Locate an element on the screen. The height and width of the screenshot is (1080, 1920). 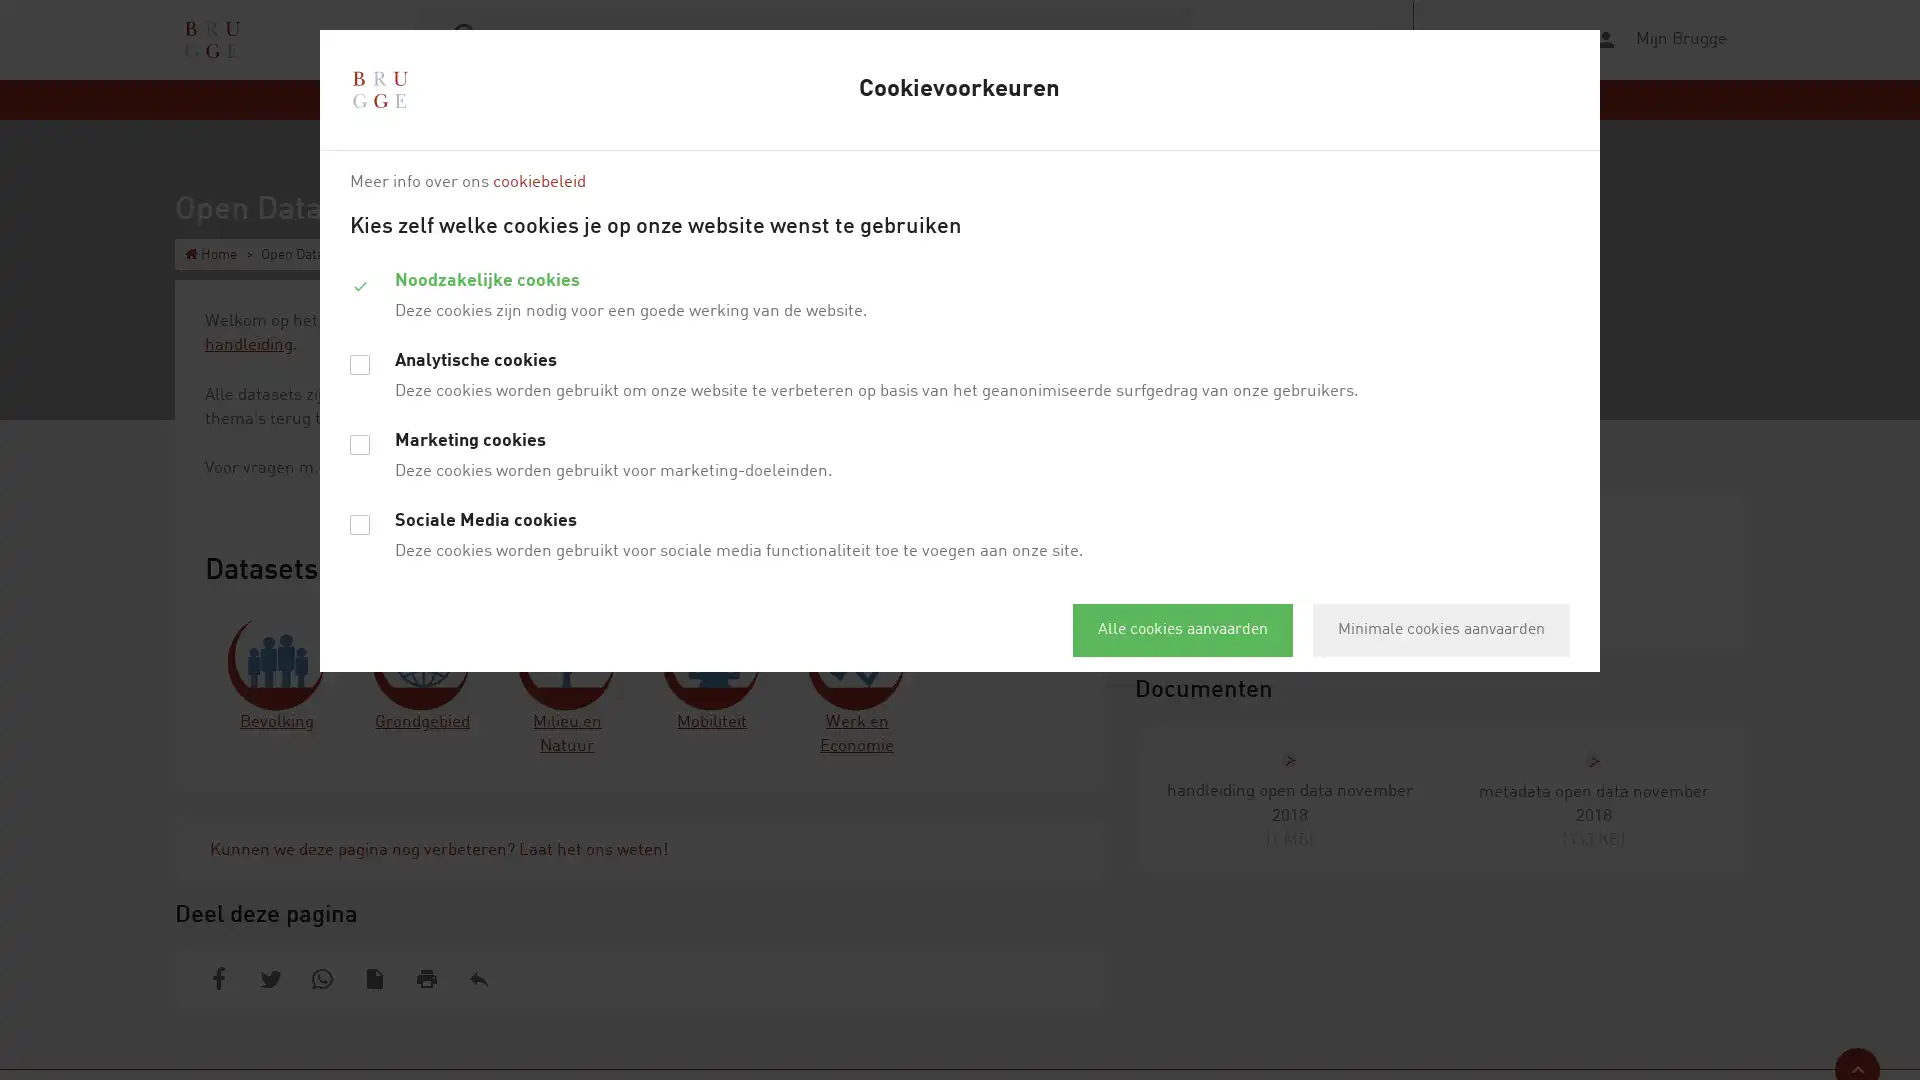
Zoek is located at coordinates (467, 42).